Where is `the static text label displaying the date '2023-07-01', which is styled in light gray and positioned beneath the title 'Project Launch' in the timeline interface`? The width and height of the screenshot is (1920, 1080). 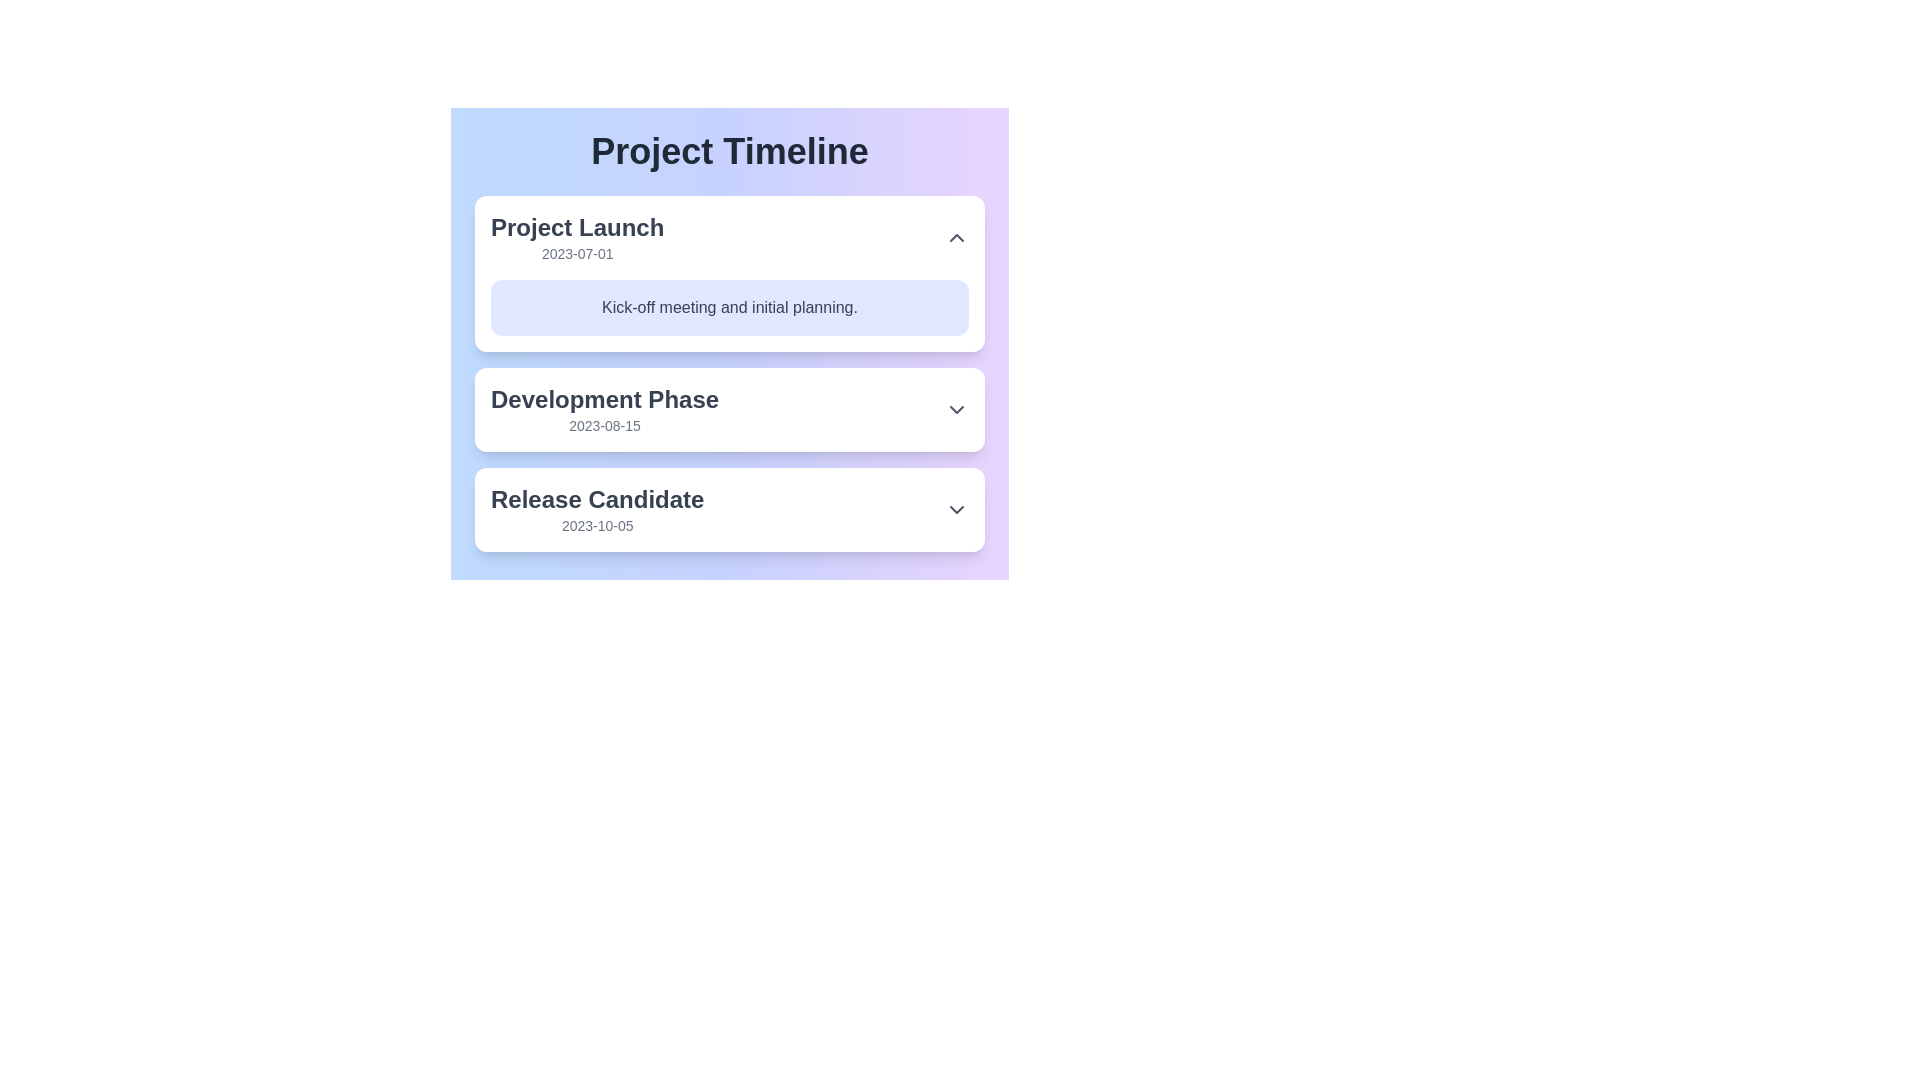
the static text label displaying the date '2023-07-01', which is styled in light gray and positioned beneath the title 'Project Launch' in the timeline interface is located at coordinates (576, 253).